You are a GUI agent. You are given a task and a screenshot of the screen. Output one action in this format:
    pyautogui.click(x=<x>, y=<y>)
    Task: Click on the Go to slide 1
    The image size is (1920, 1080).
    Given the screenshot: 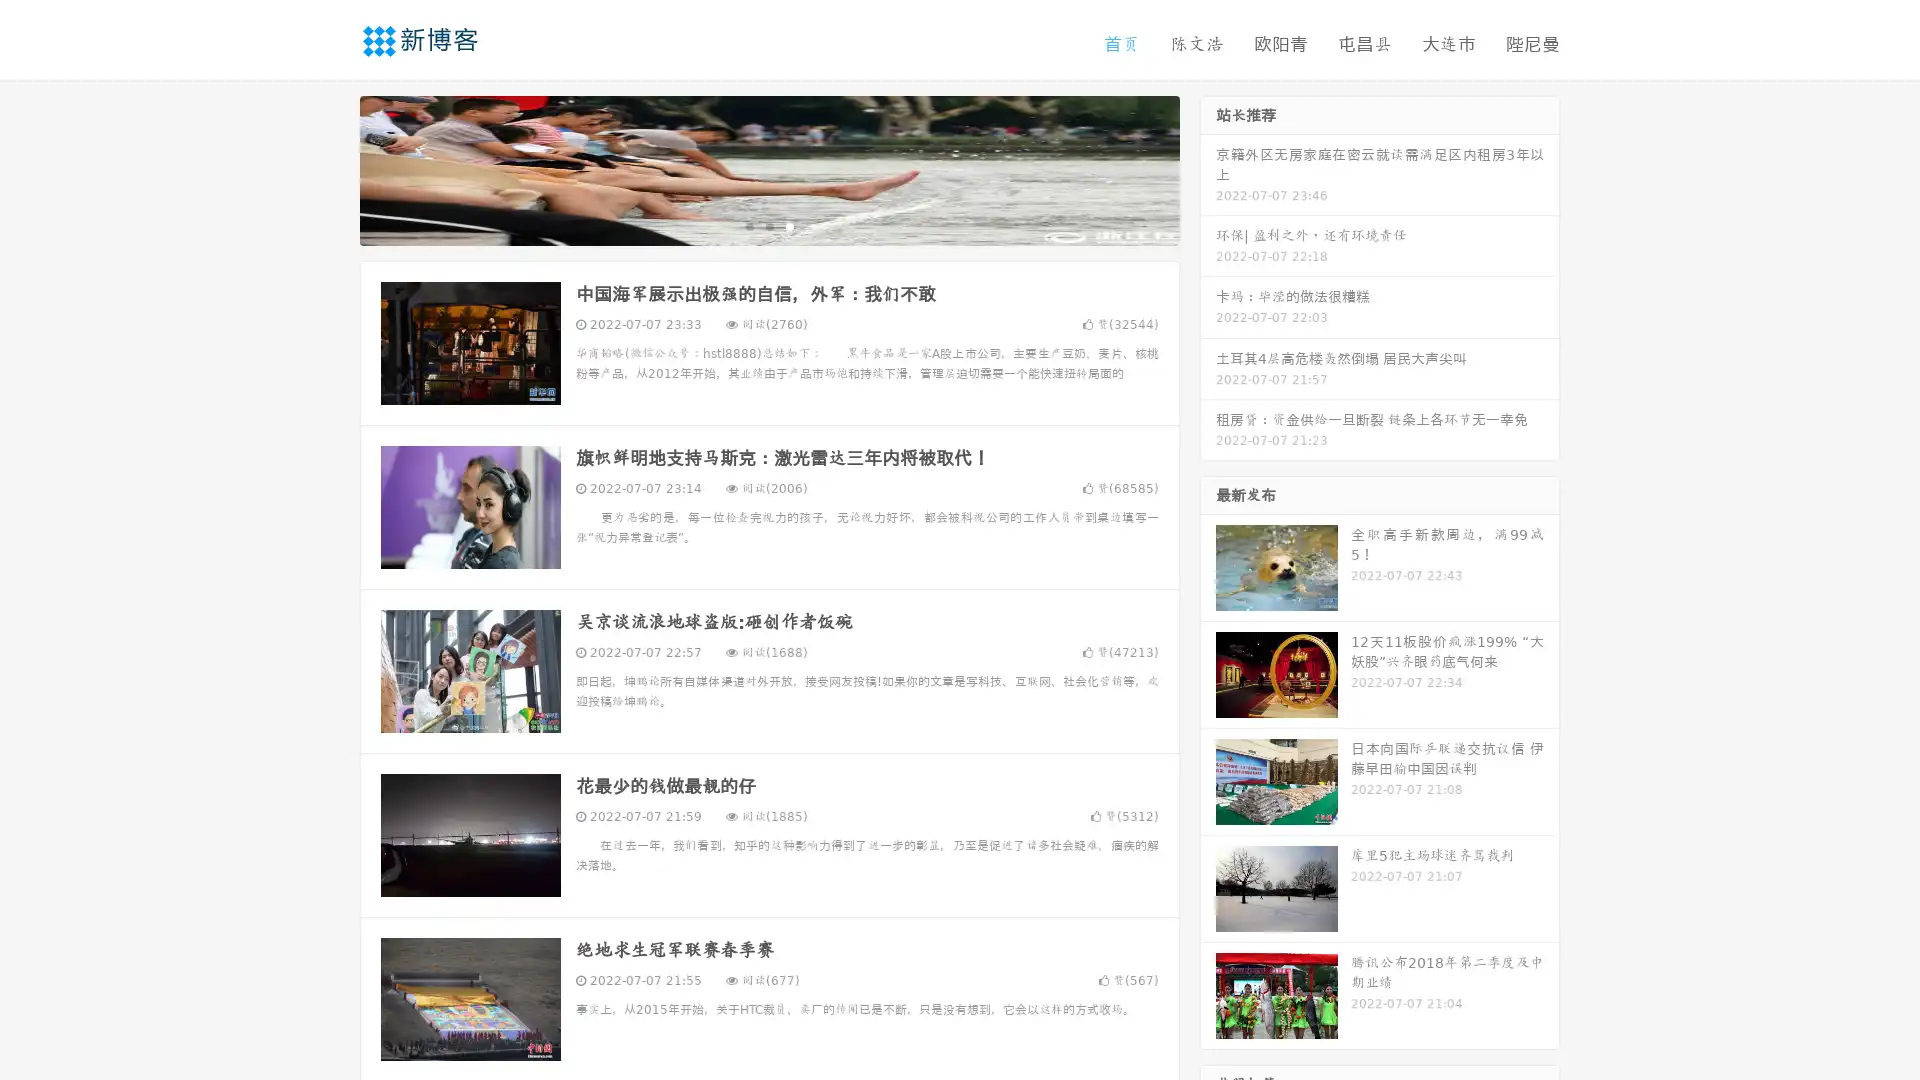 What is the action you would take?
    pyautogui.click(x=748, y=225)
    